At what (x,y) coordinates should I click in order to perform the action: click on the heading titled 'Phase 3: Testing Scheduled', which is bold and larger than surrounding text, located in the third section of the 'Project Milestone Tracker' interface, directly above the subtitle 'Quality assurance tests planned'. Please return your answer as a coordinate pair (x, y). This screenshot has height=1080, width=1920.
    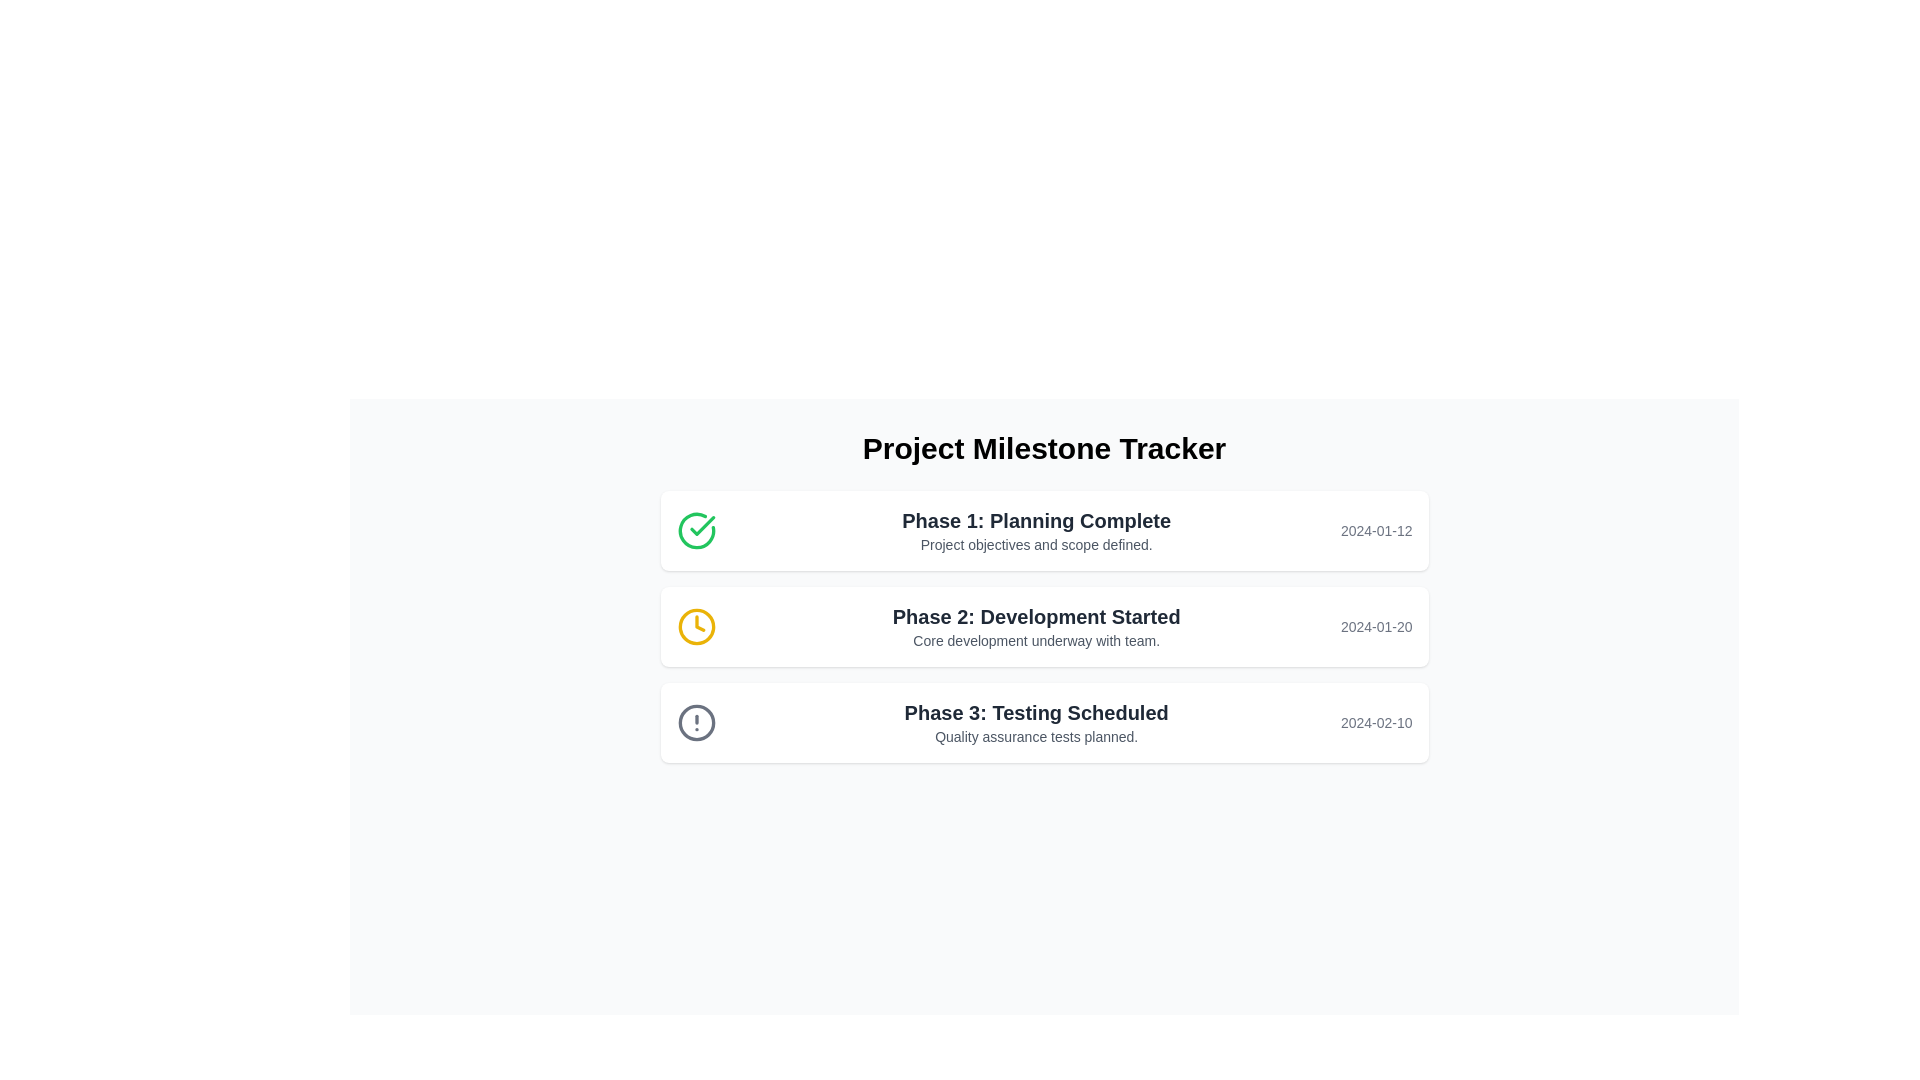
    Looking at the image, I should click on (1036, 712).